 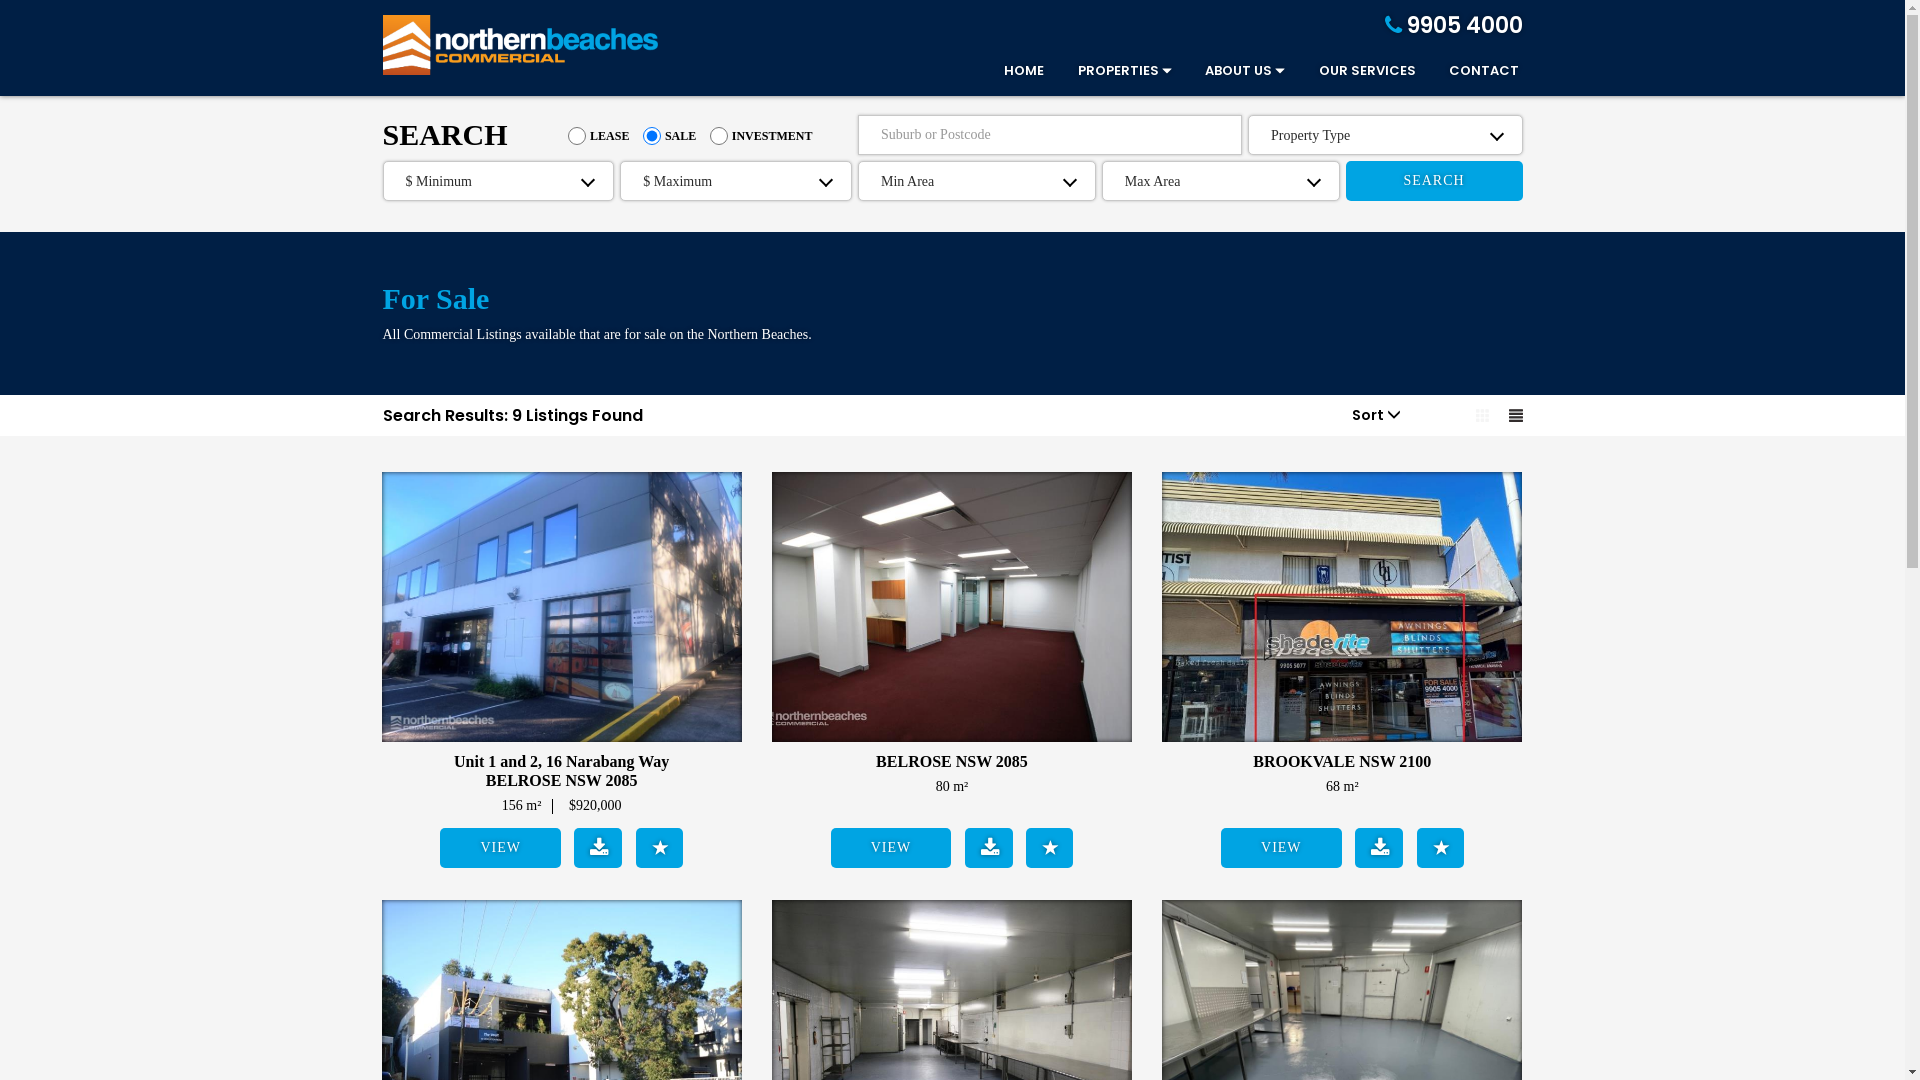 I want to click on 'CONTACT', so click(x=1418, y=72).